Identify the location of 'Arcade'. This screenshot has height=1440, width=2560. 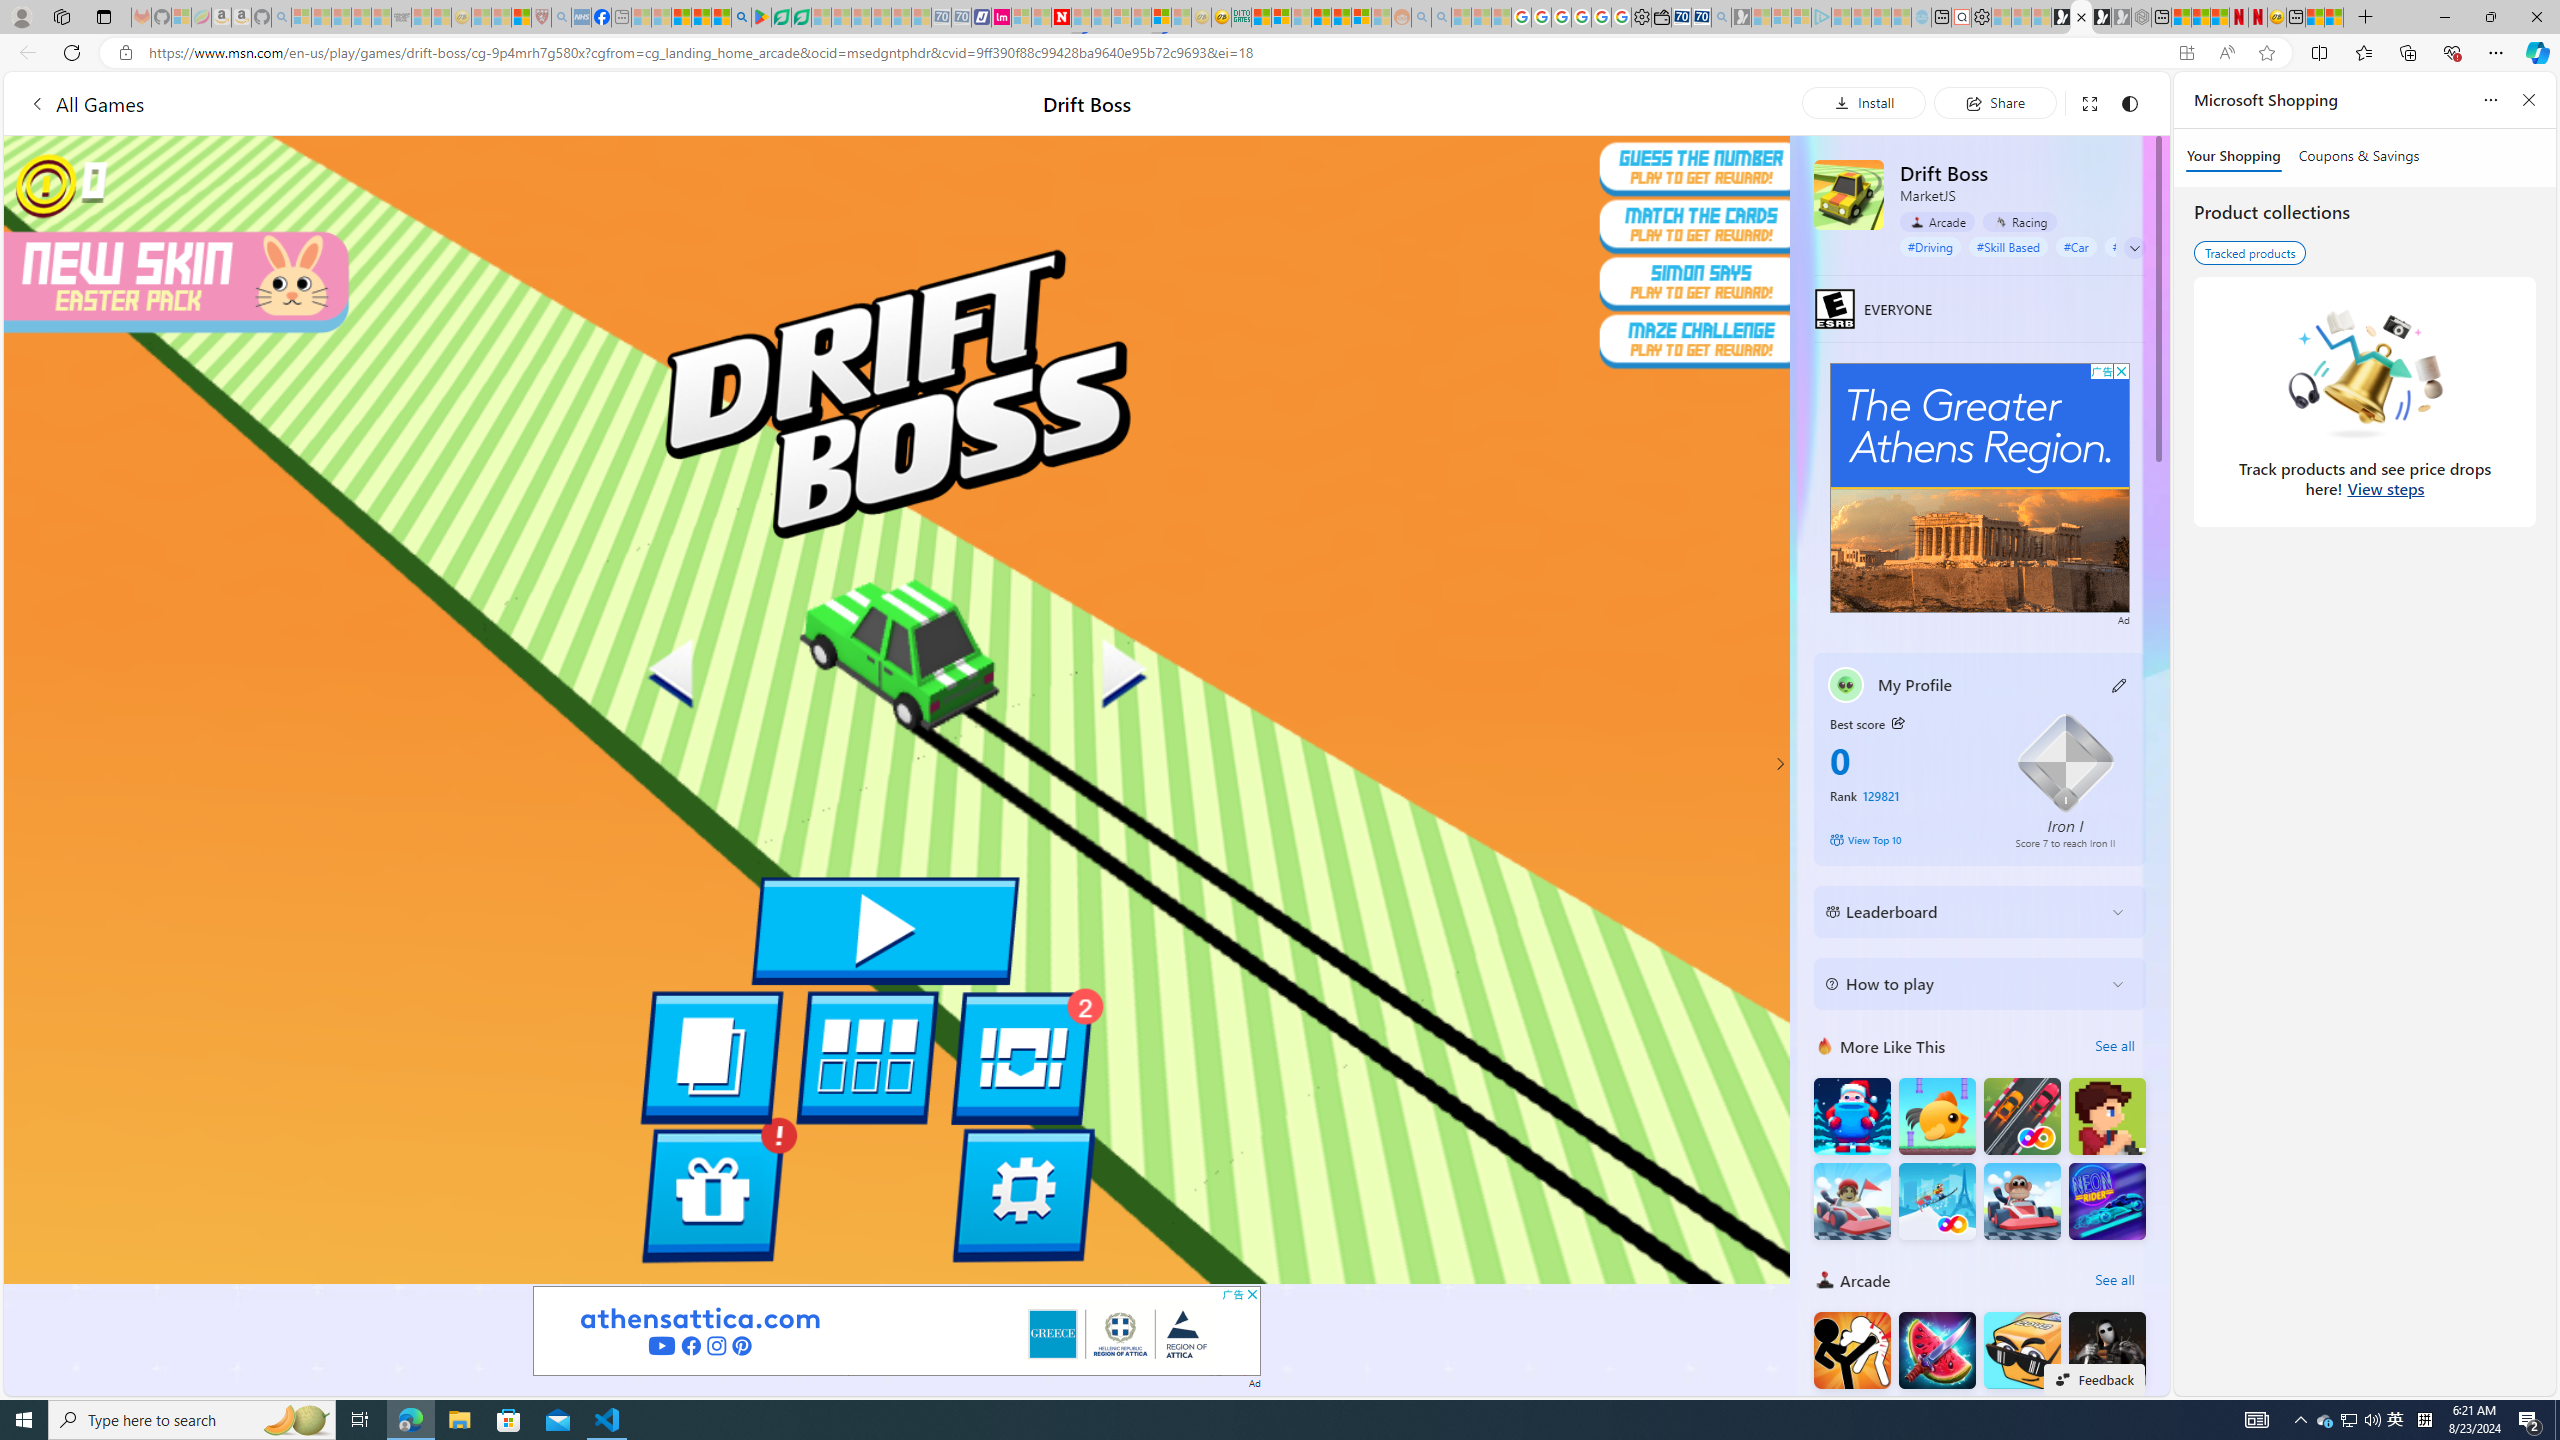
(1936, 222).